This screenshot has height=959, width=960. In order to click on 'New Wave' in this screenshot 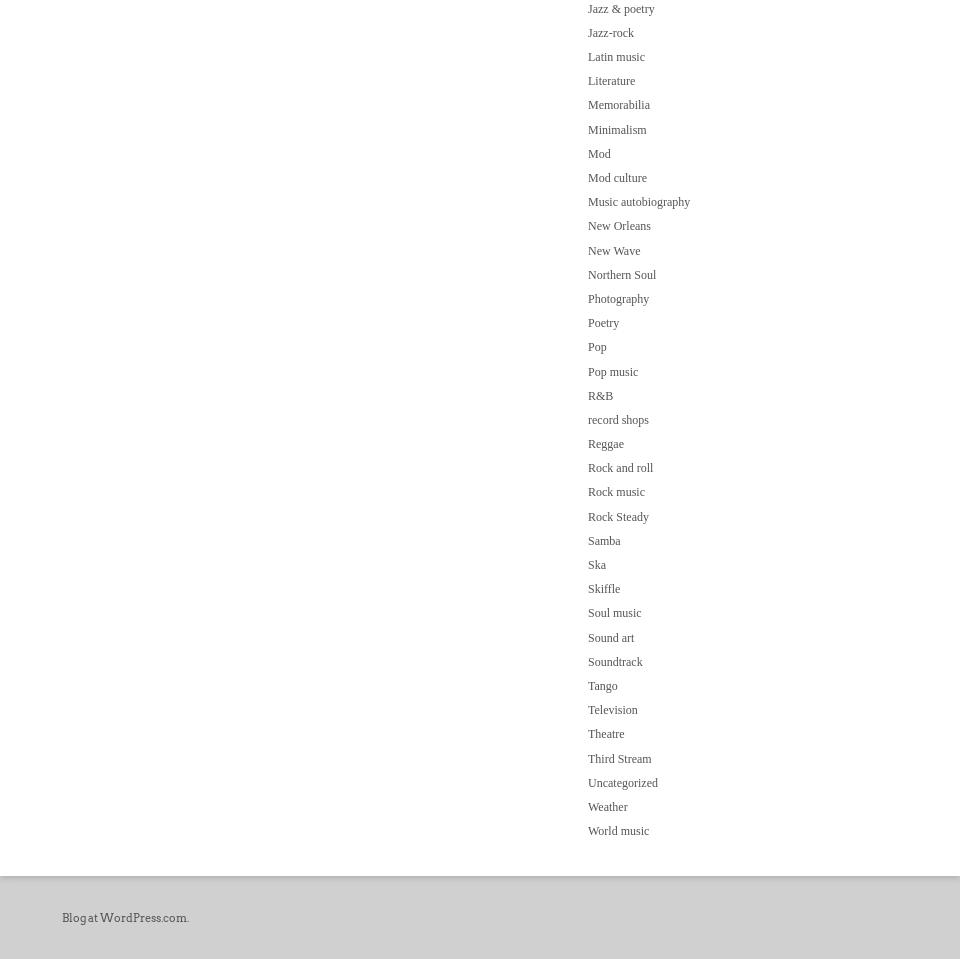, I will do `click(613, 250)`.